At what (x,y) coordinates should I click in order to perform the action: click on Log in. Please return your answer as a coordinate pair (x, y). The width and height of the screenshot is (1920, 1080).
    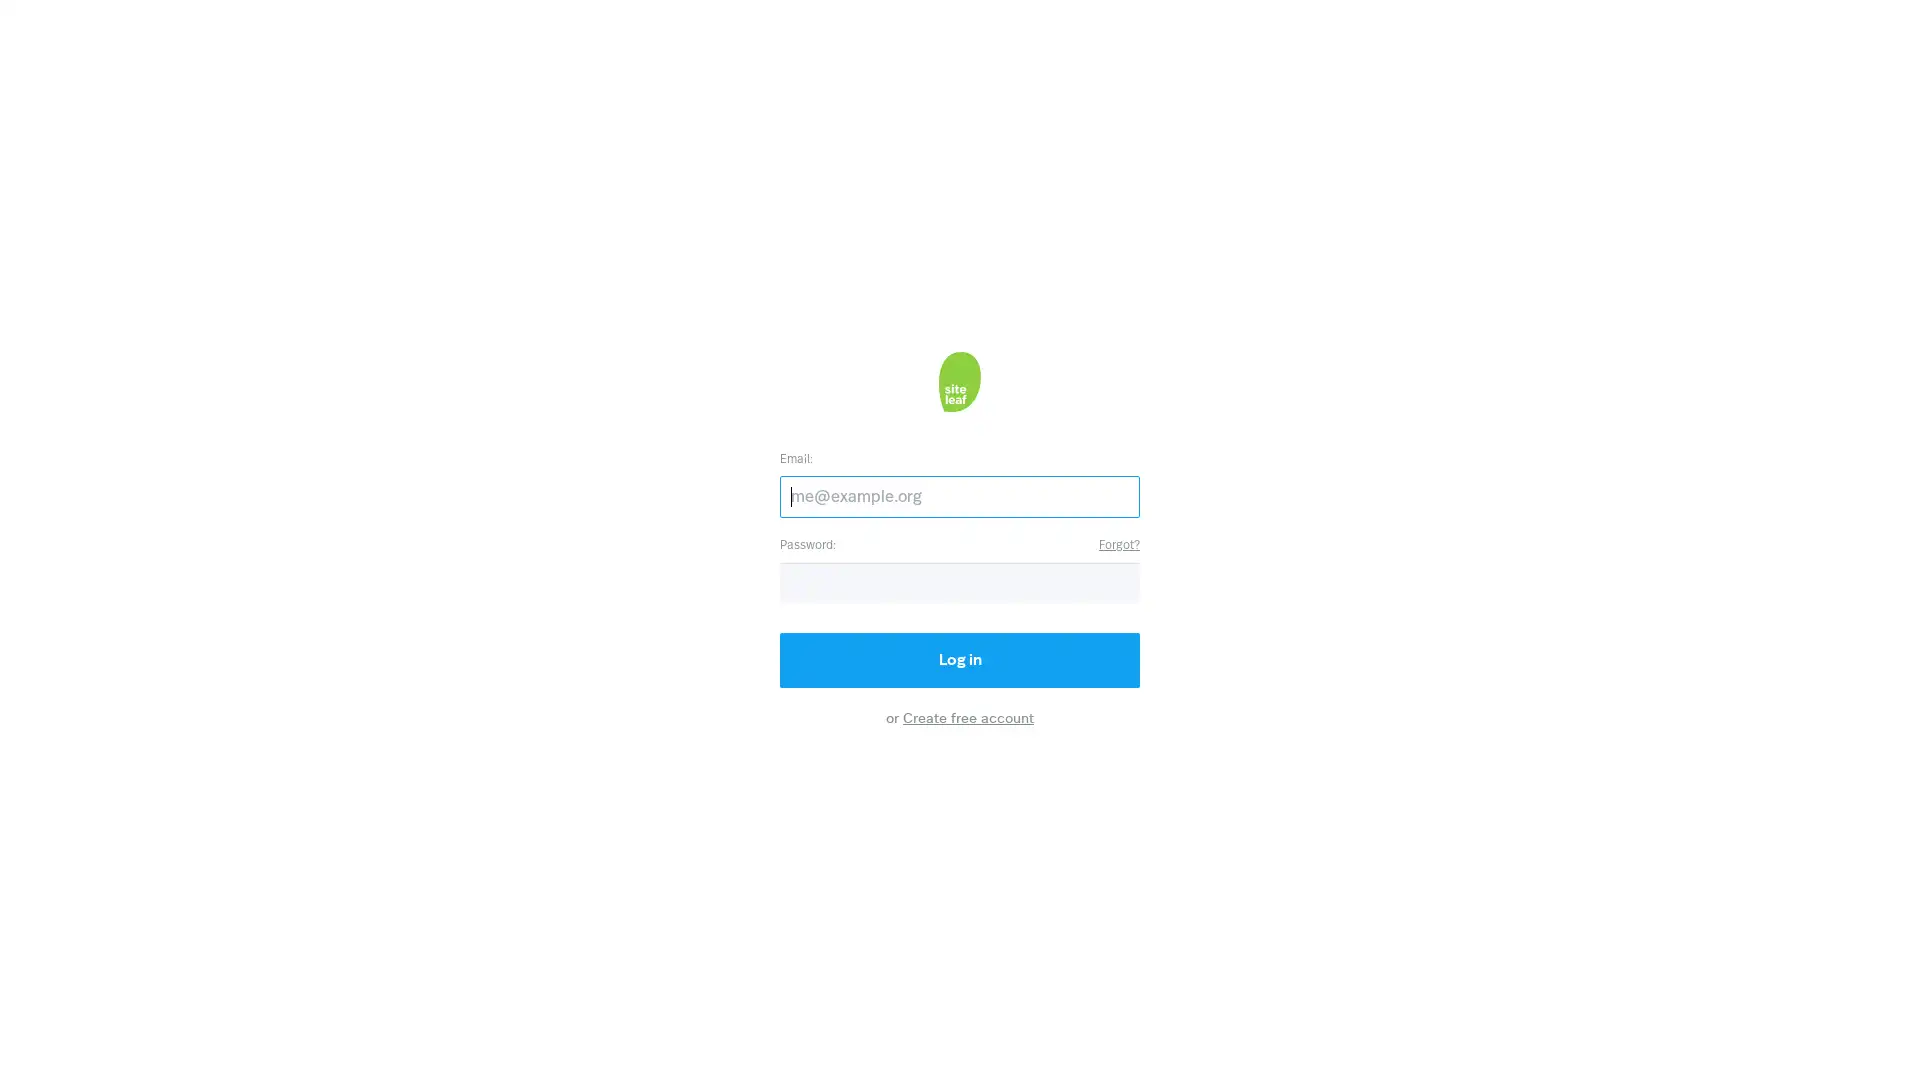
    Looking at the image, I should click on (960, 659).